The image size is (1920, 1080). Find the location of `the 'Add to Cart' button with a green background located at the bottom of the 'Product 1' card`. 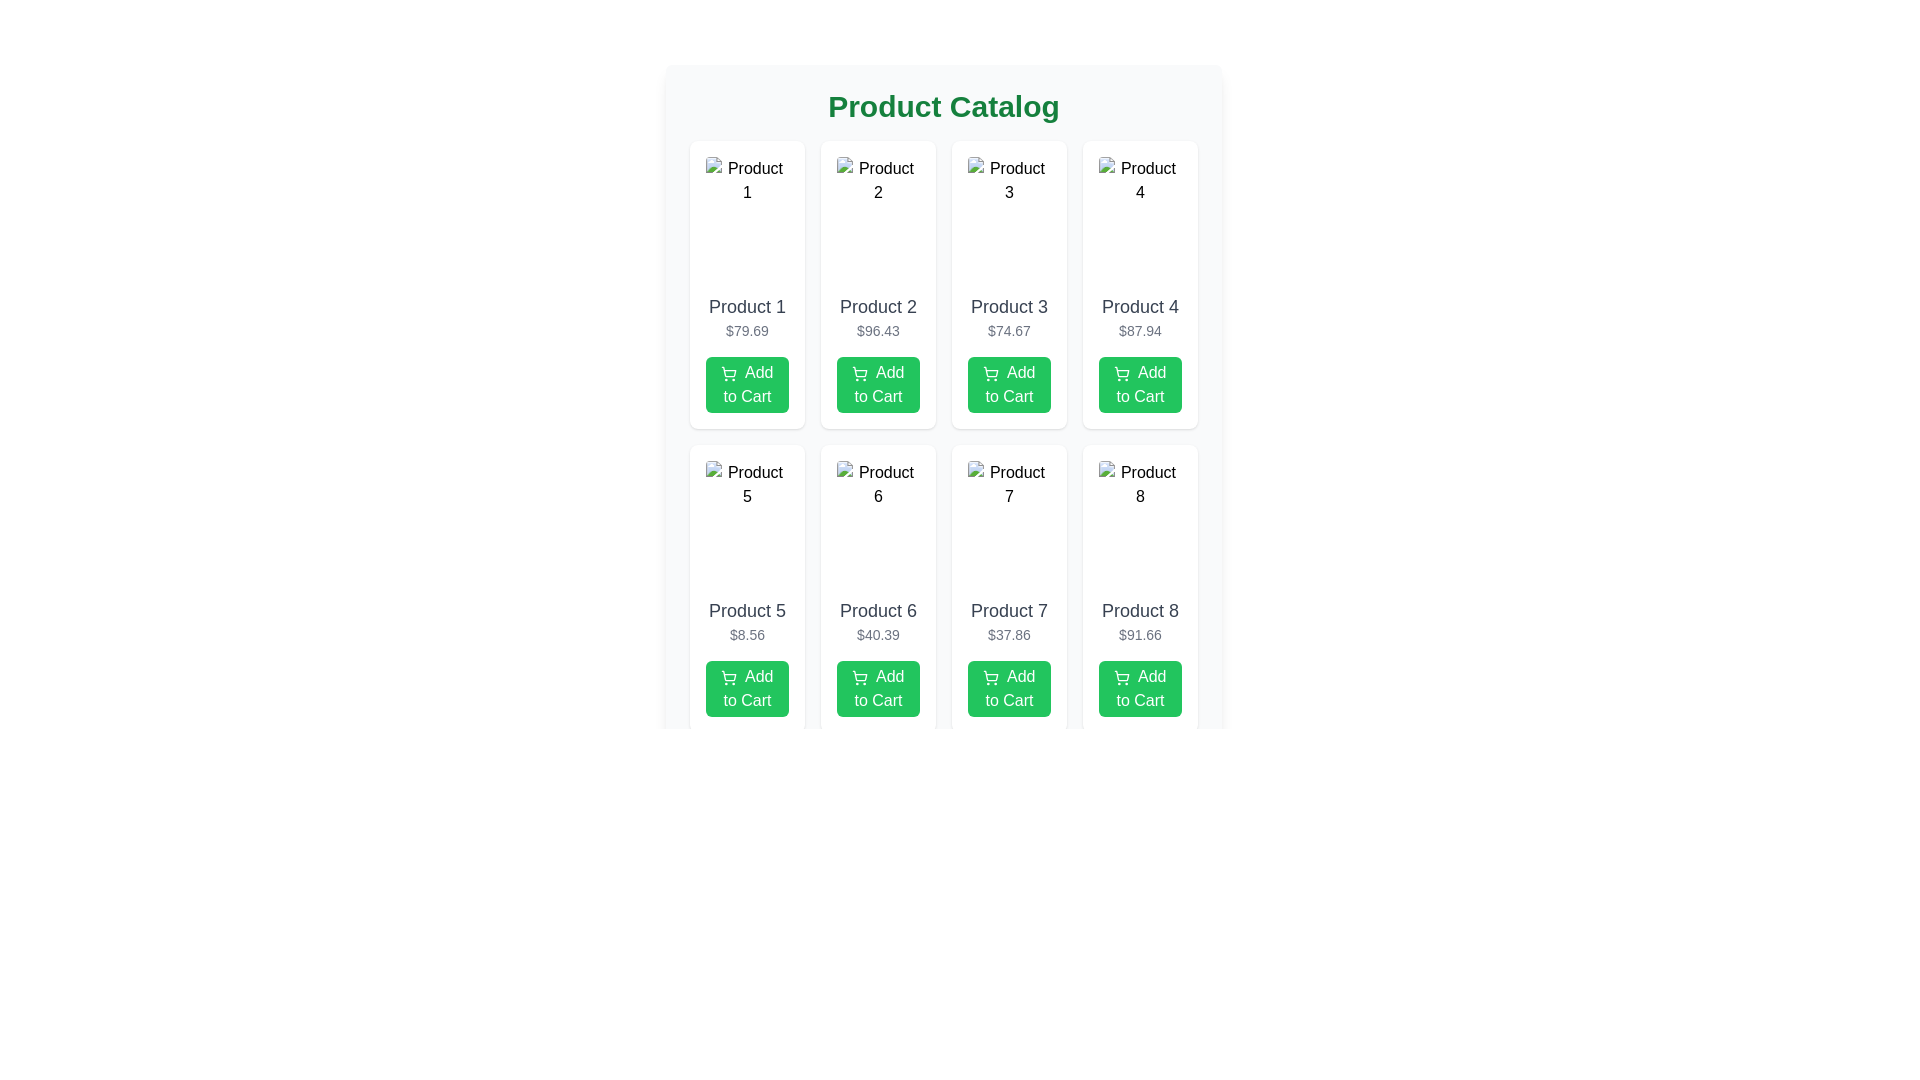

the 'Add to Cart' button with a green background located at the bottom of the 'Product 1' card is located at coordinates (746, 385).